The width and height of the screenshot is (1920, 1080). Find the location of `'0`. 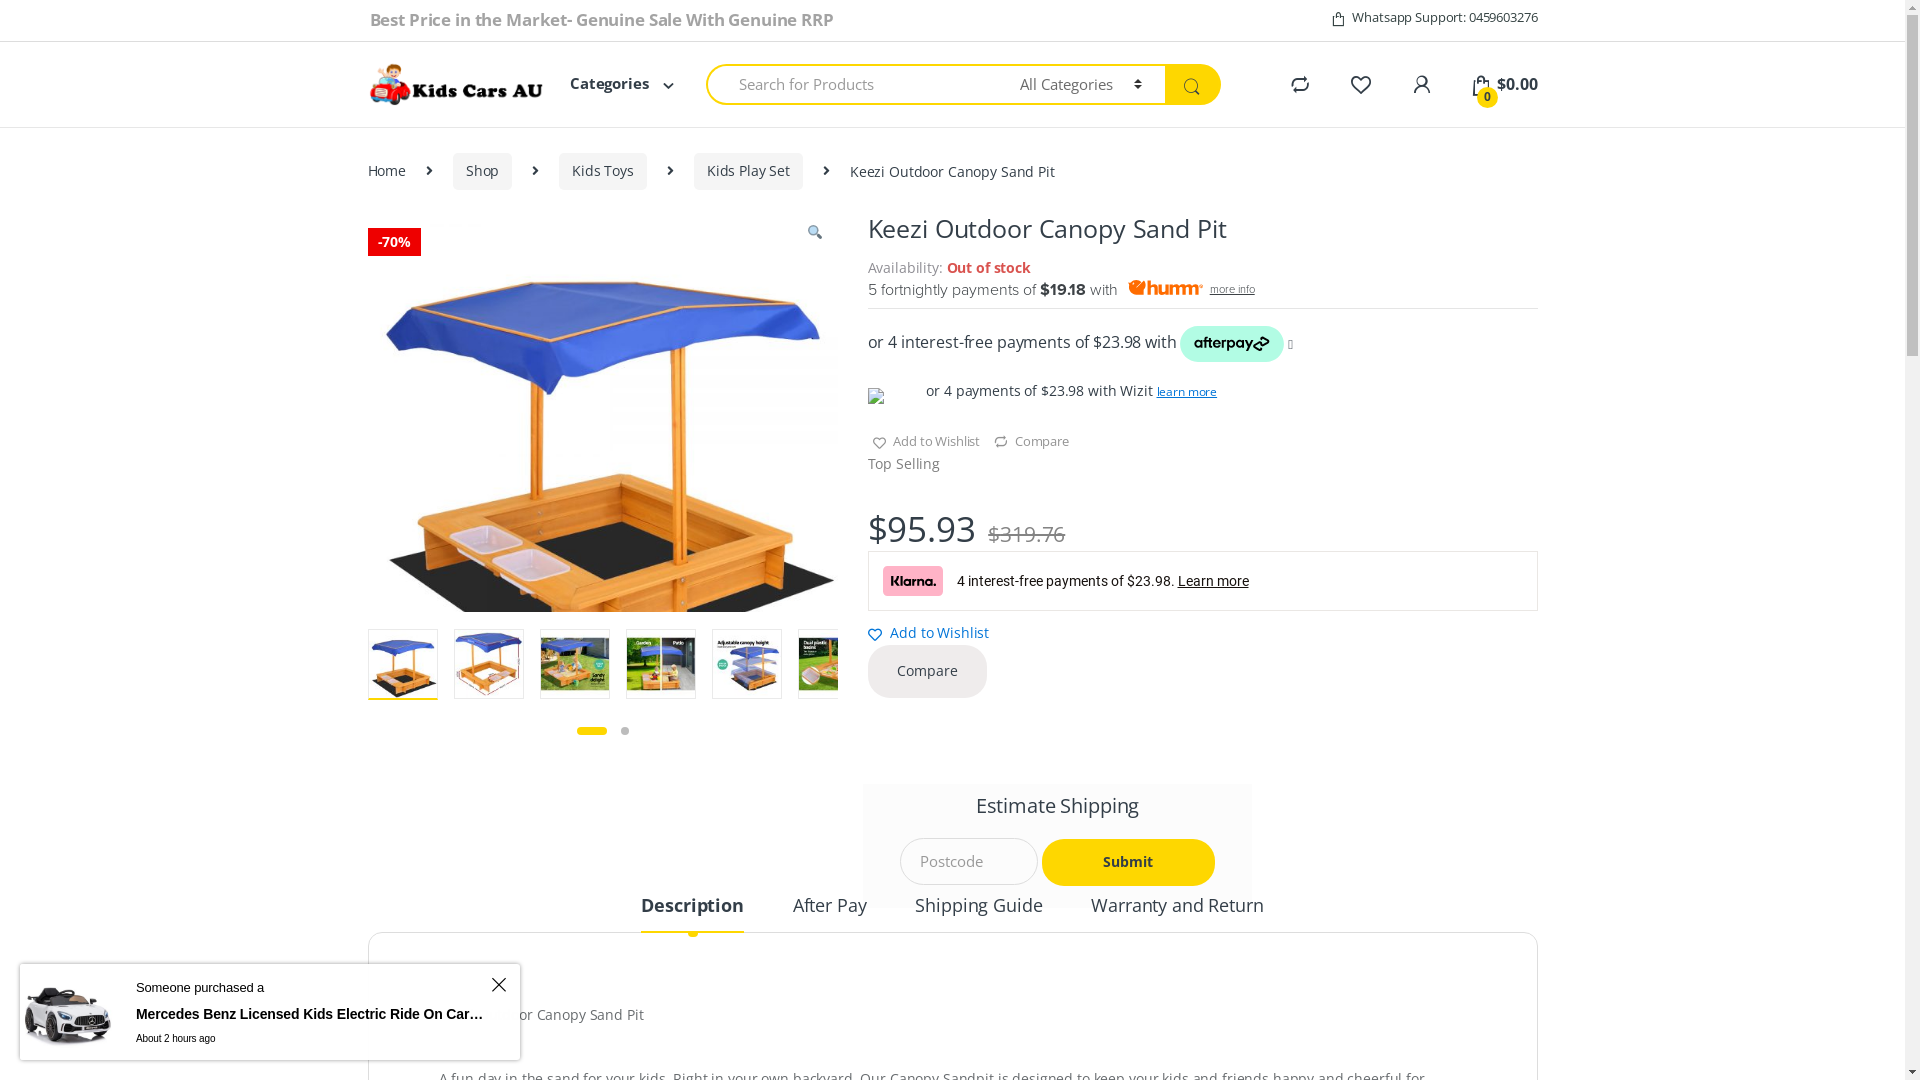

'0 is located at coordinates (1503, 83).